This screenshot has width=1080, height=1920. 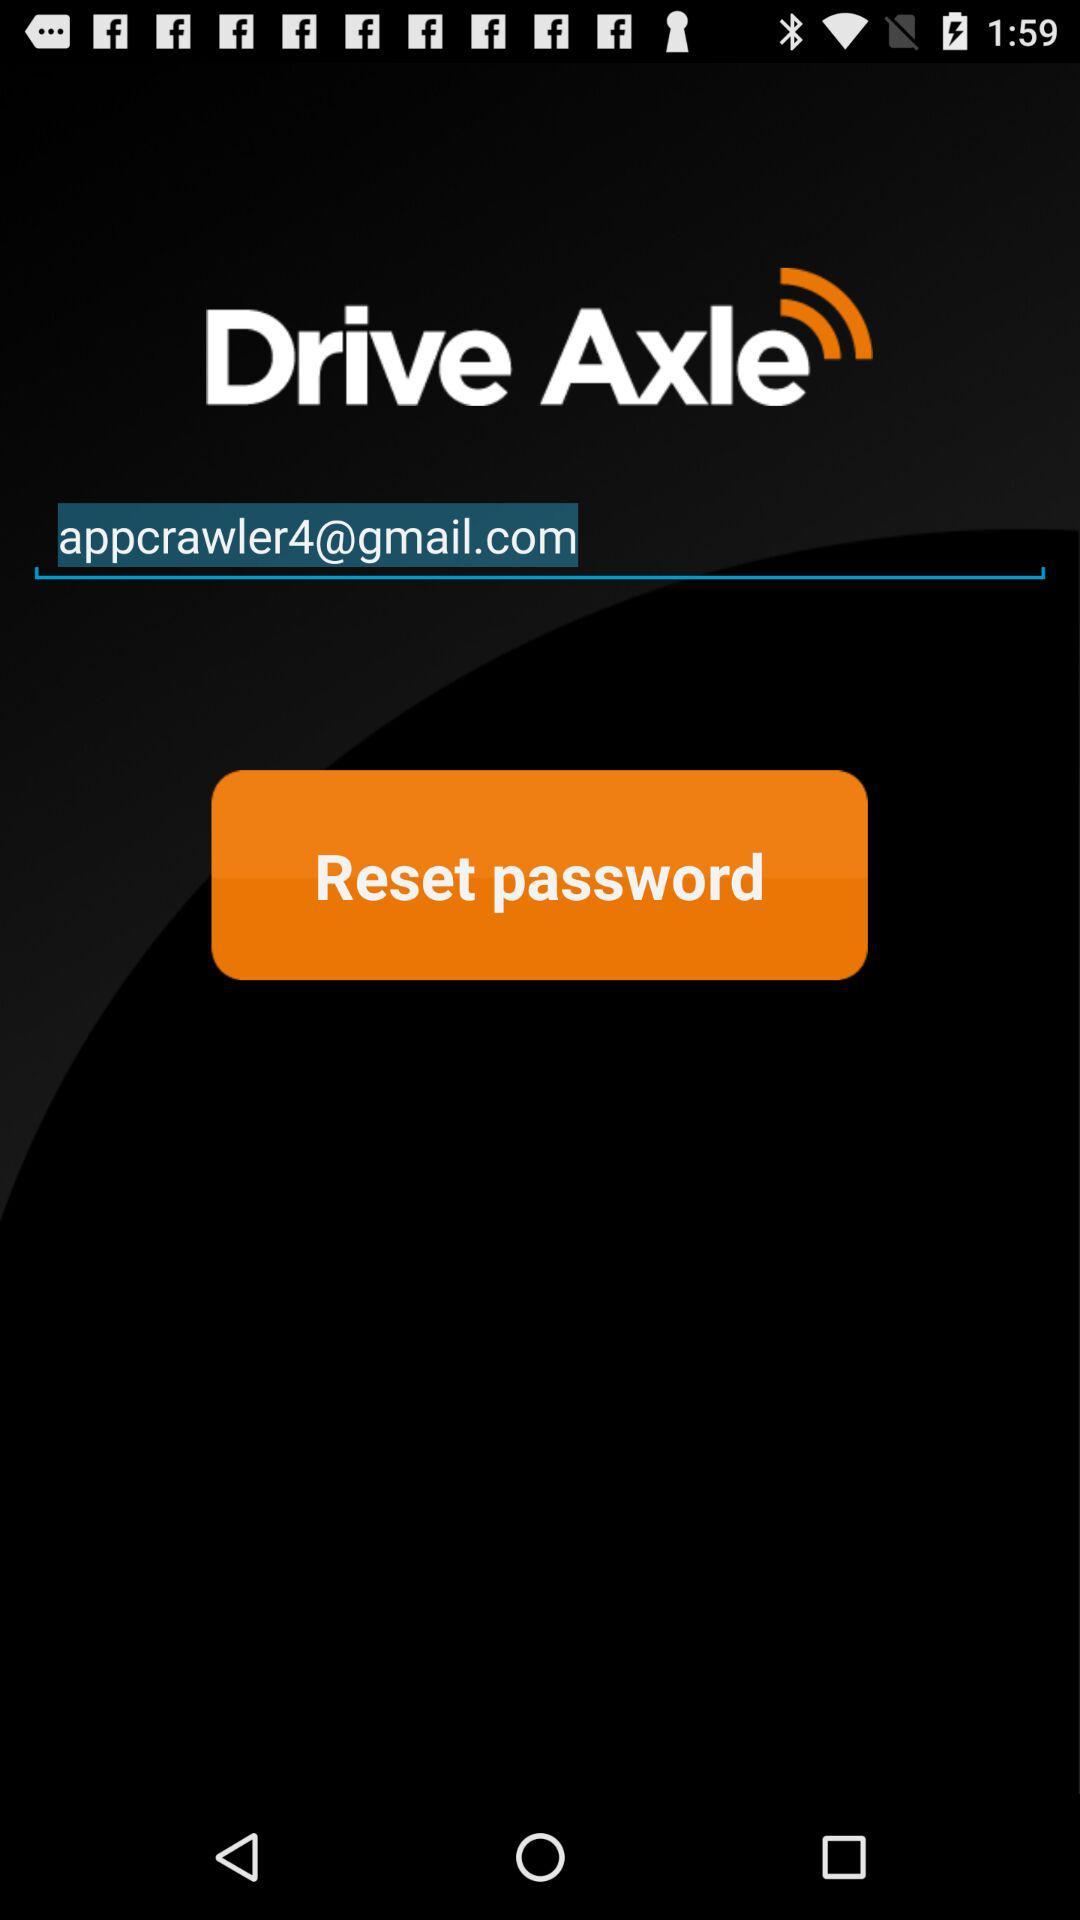 What do you see at coordinates (538, 875) in the screenshot?
I see `reset password` at bounding box center [538, 875].